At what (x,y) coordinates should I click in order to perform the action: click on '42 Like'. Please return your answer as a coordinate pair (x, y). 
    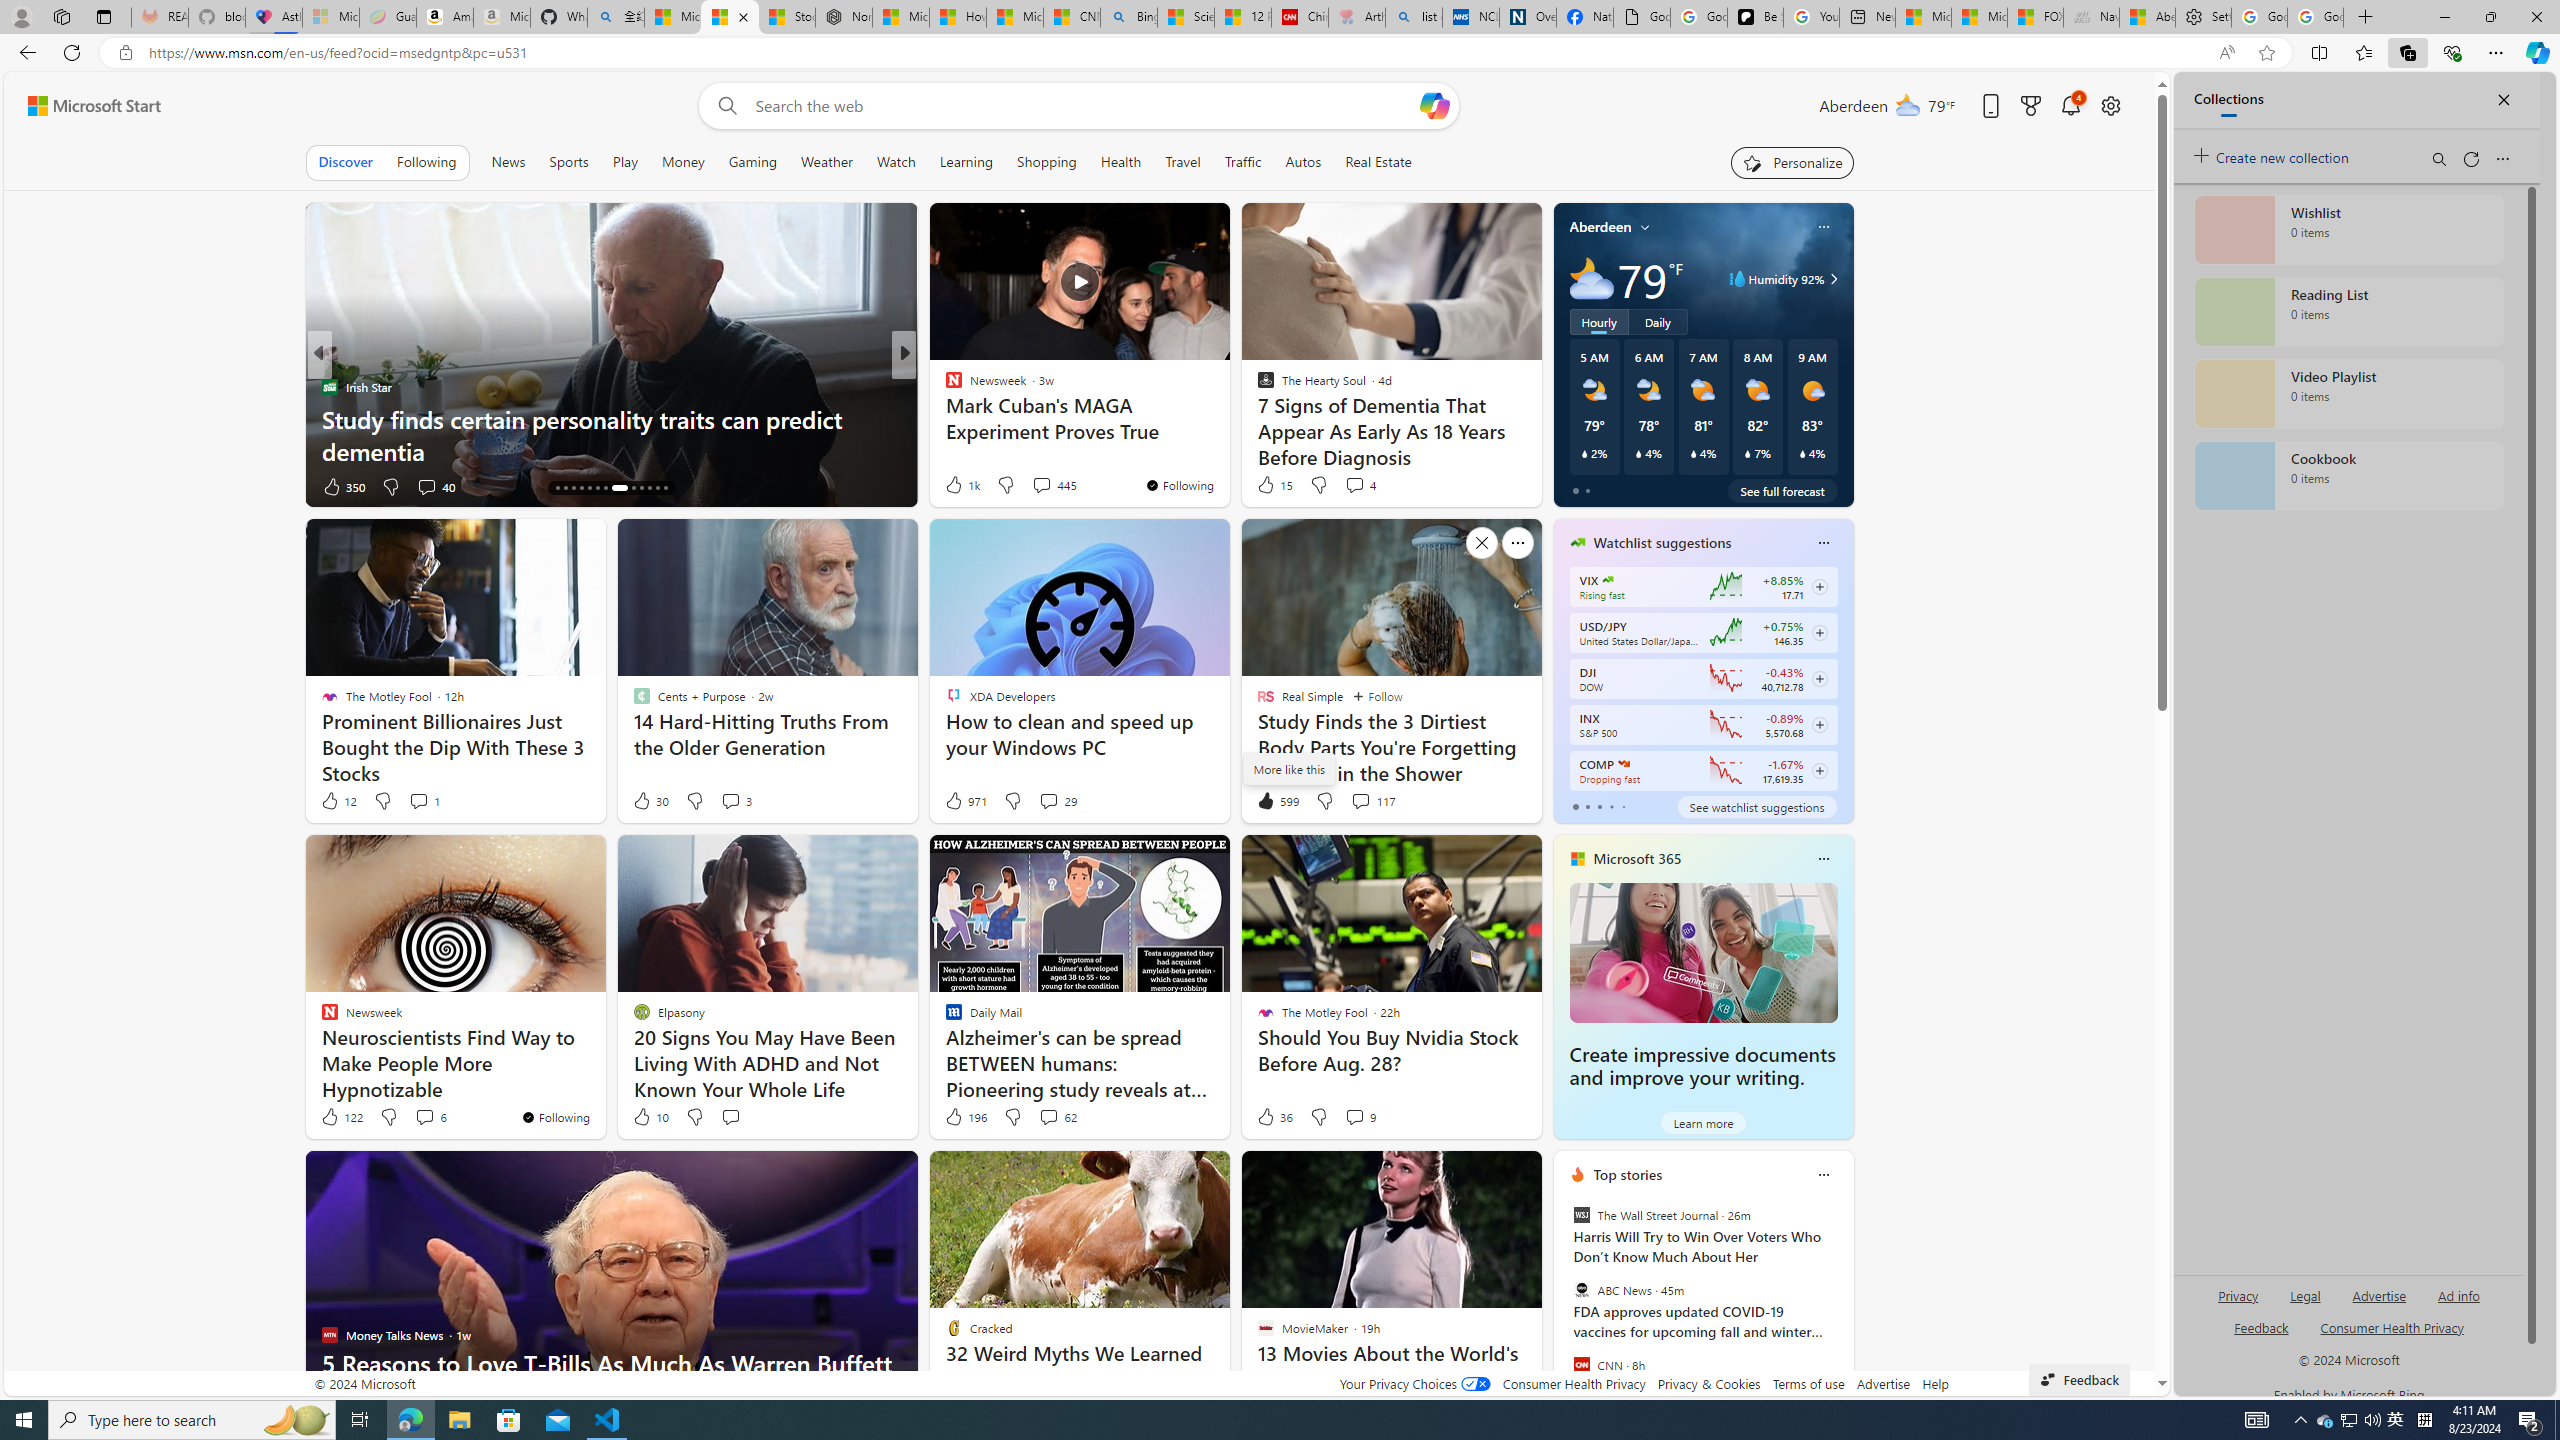
    Looking at the image, I should click on (955, 486).